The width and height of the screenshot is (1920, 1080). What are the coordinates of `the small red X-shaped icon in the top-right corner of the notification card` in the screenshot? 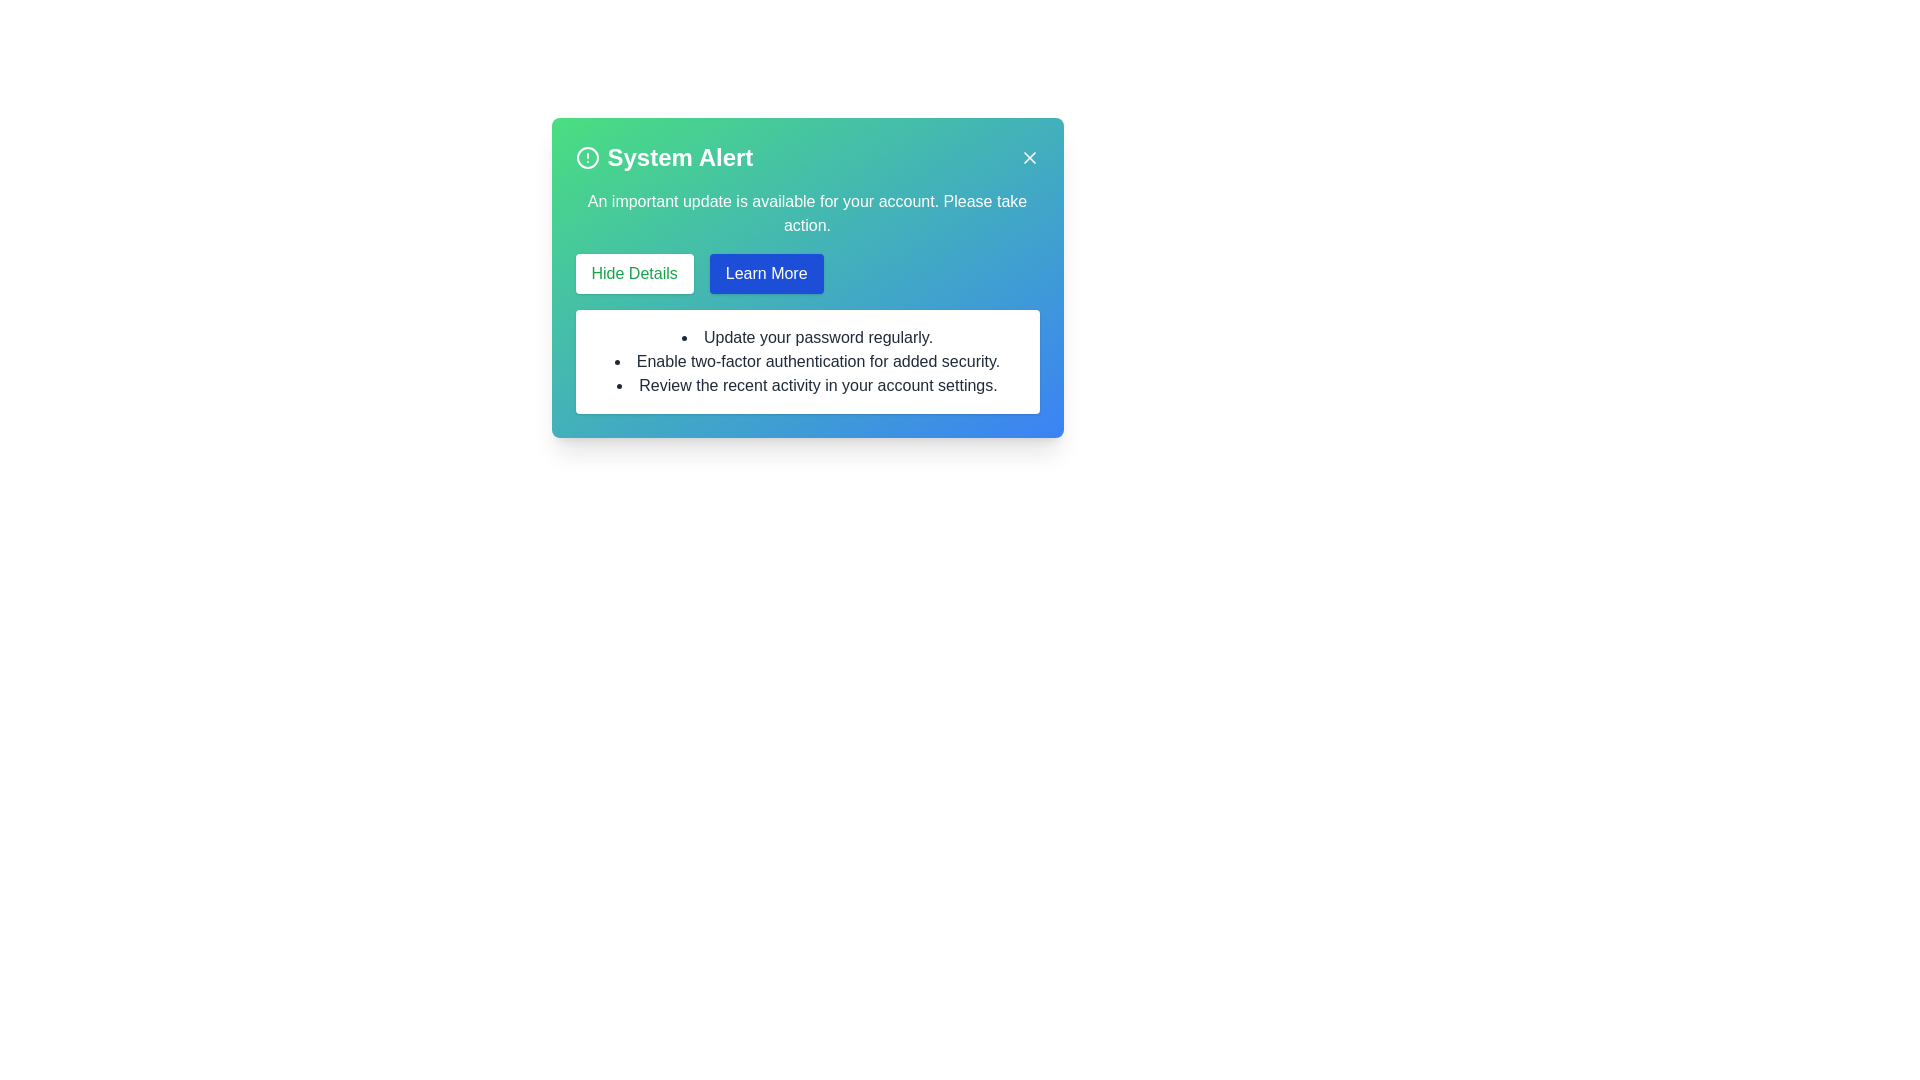 It's located at (1029, 157).